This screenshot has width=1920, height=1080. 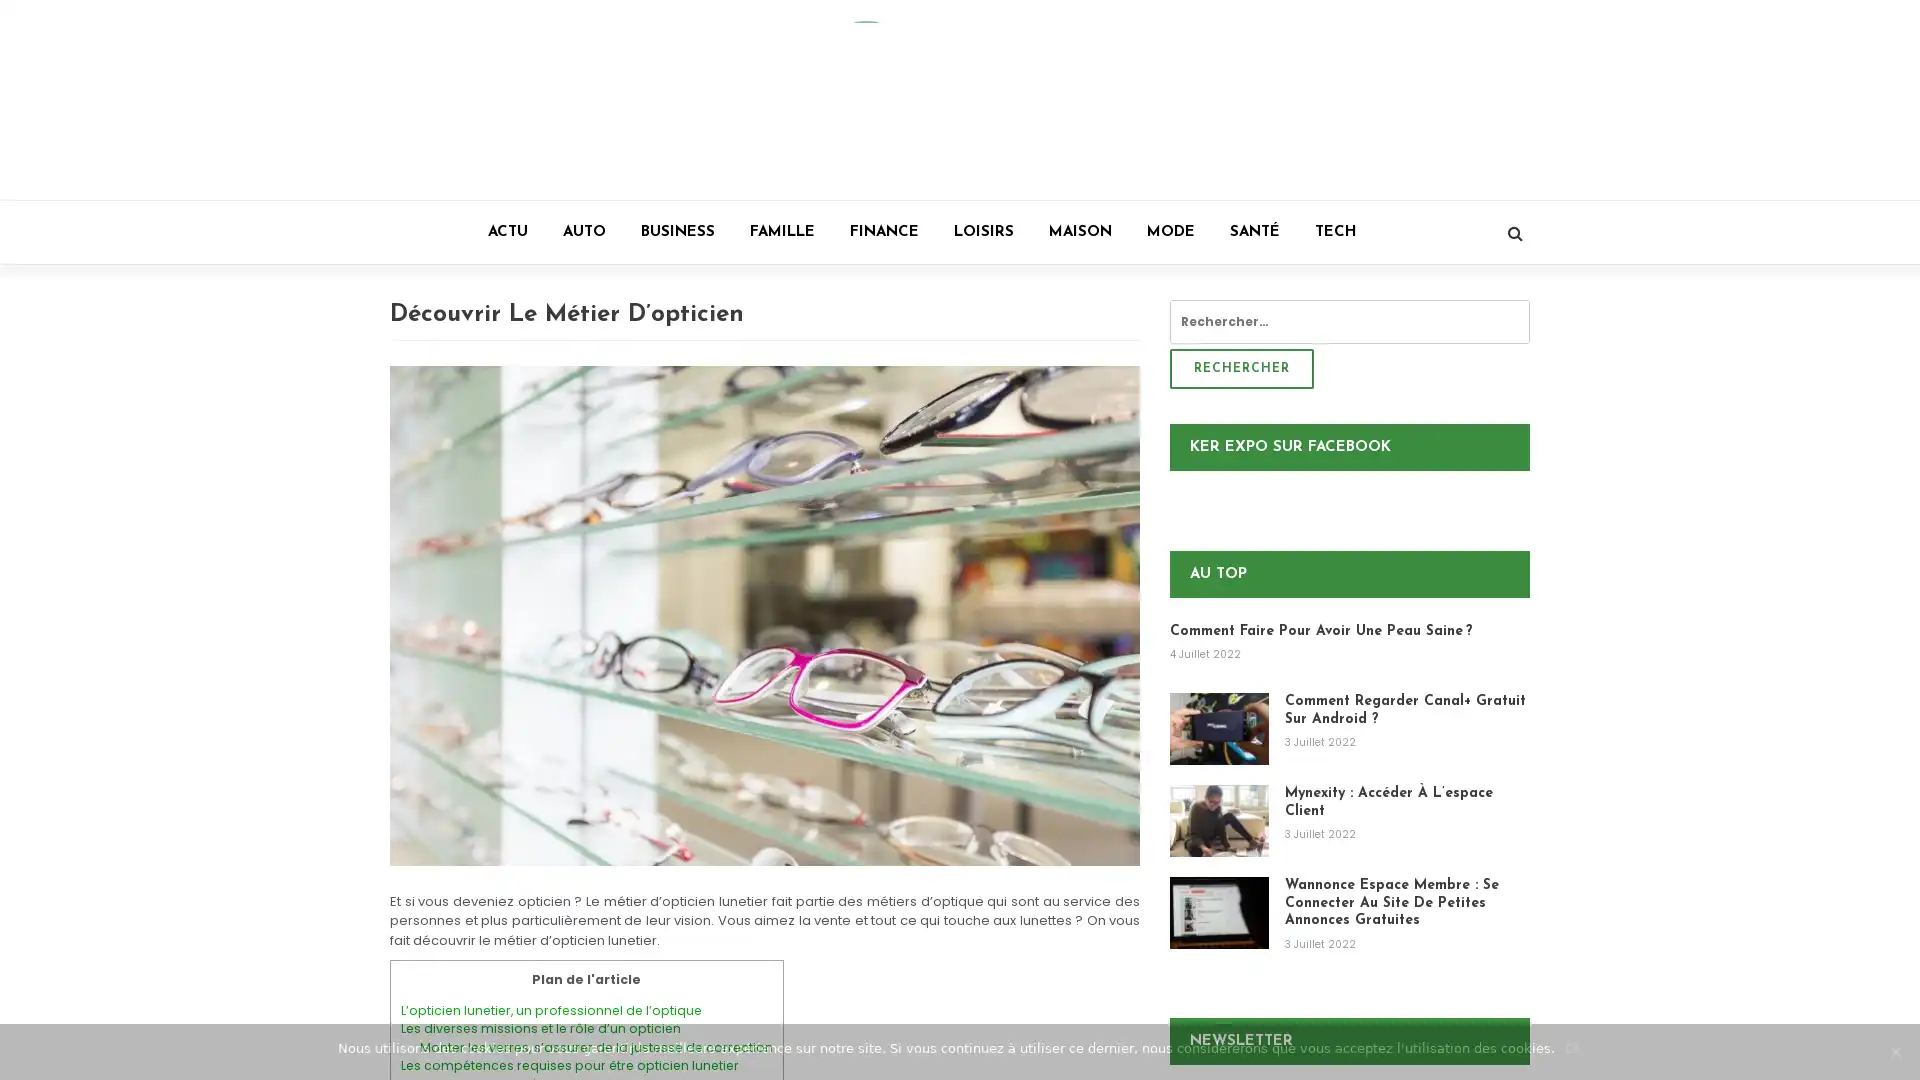 What do you see at coordinates (1241, 369) in the screenshot?
I see `Rechercher` at bounding box center [1241, 369].